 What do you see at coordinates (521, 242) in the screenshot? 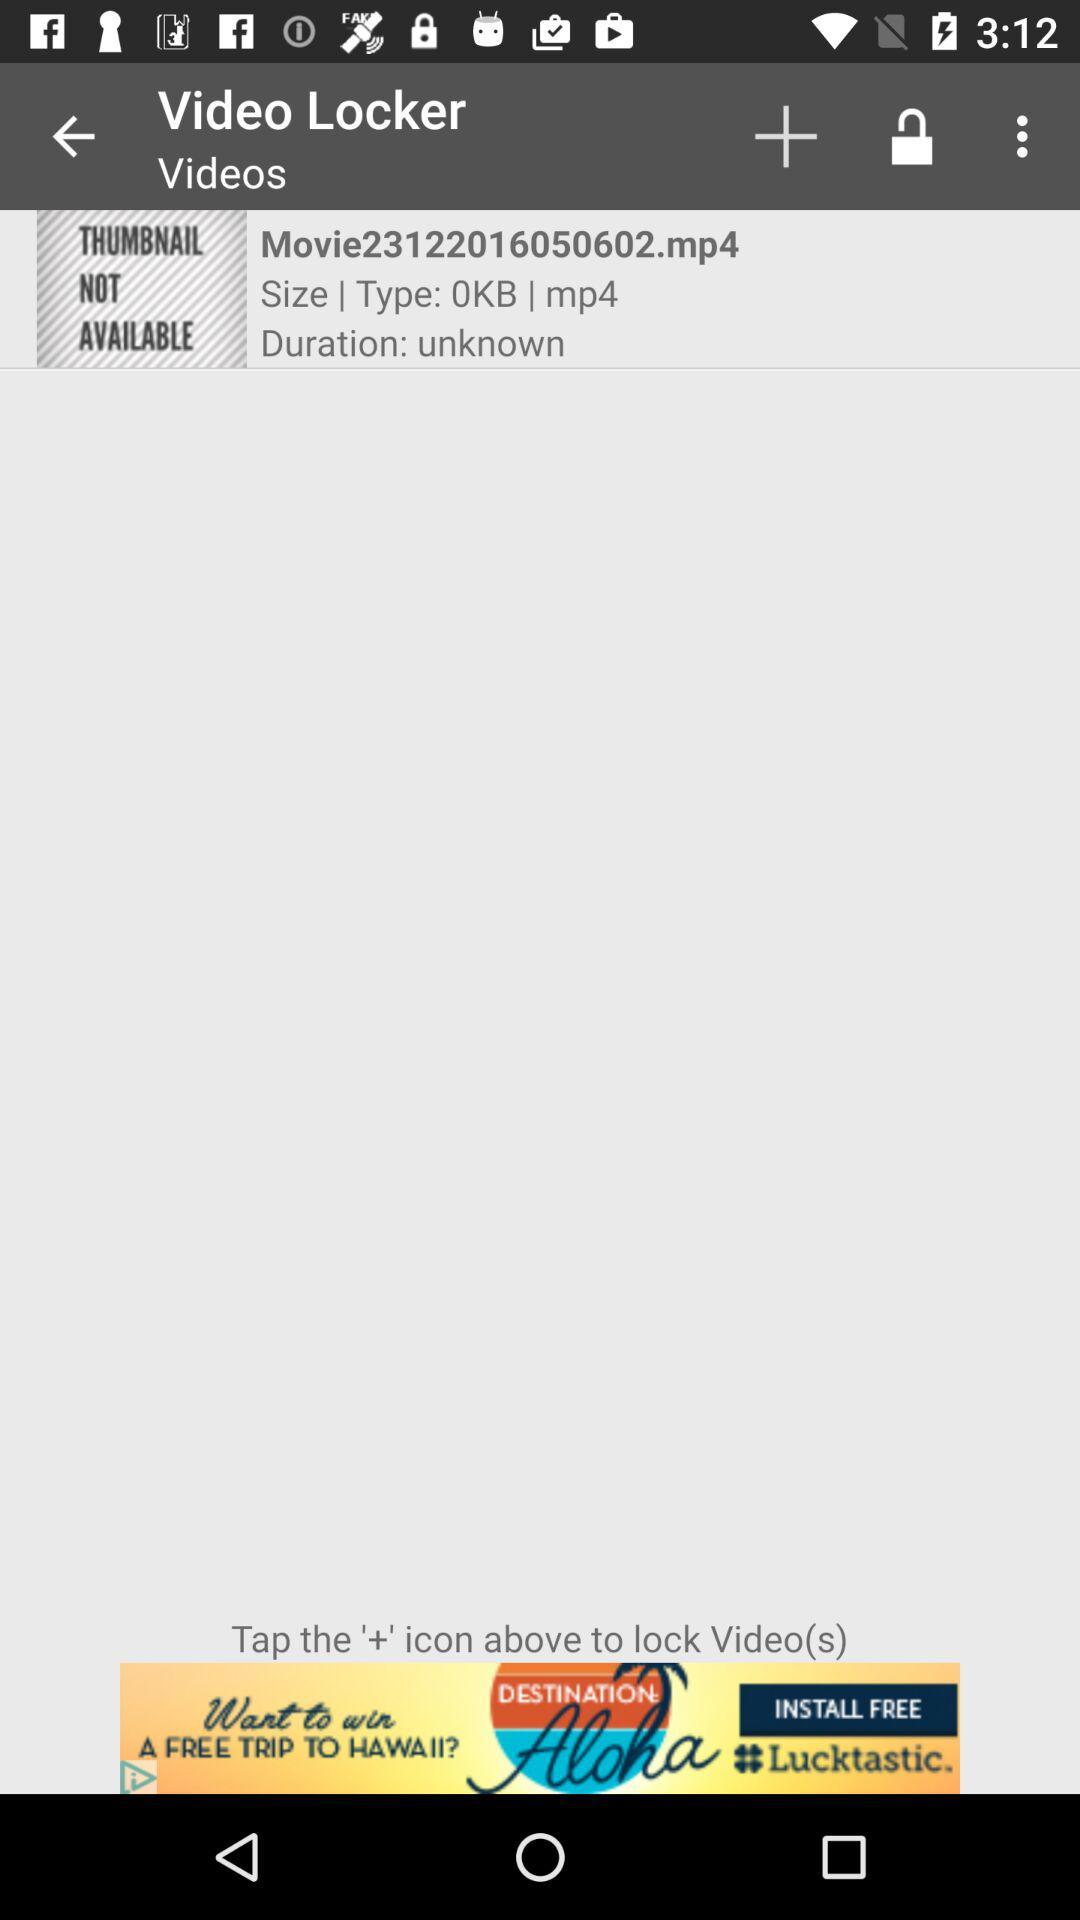
I see `the icon above the size type 0kb` at bounding box center [521, 242].